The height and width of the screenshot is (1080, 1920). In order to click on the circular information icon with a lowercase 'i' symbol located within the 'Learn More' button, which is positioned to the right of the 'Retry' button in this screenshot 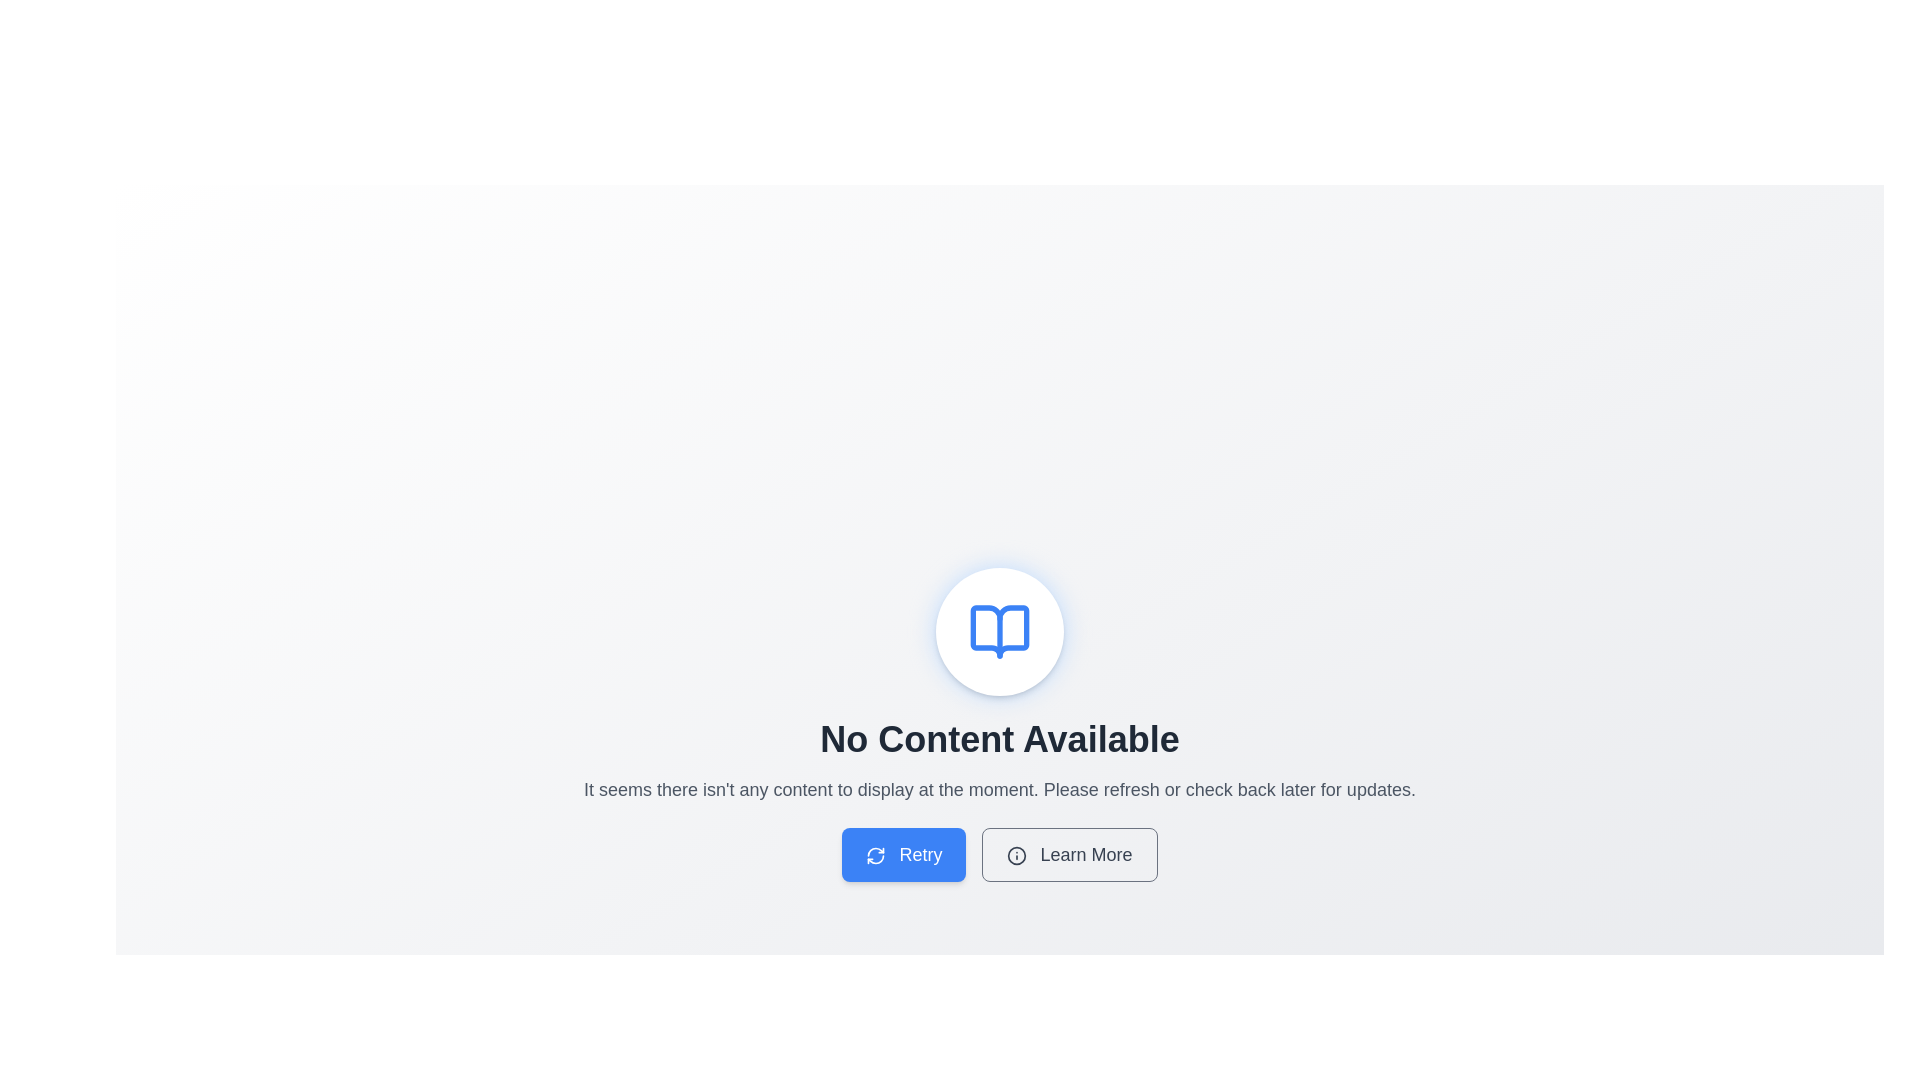, I will do `click(1017, 855)`.